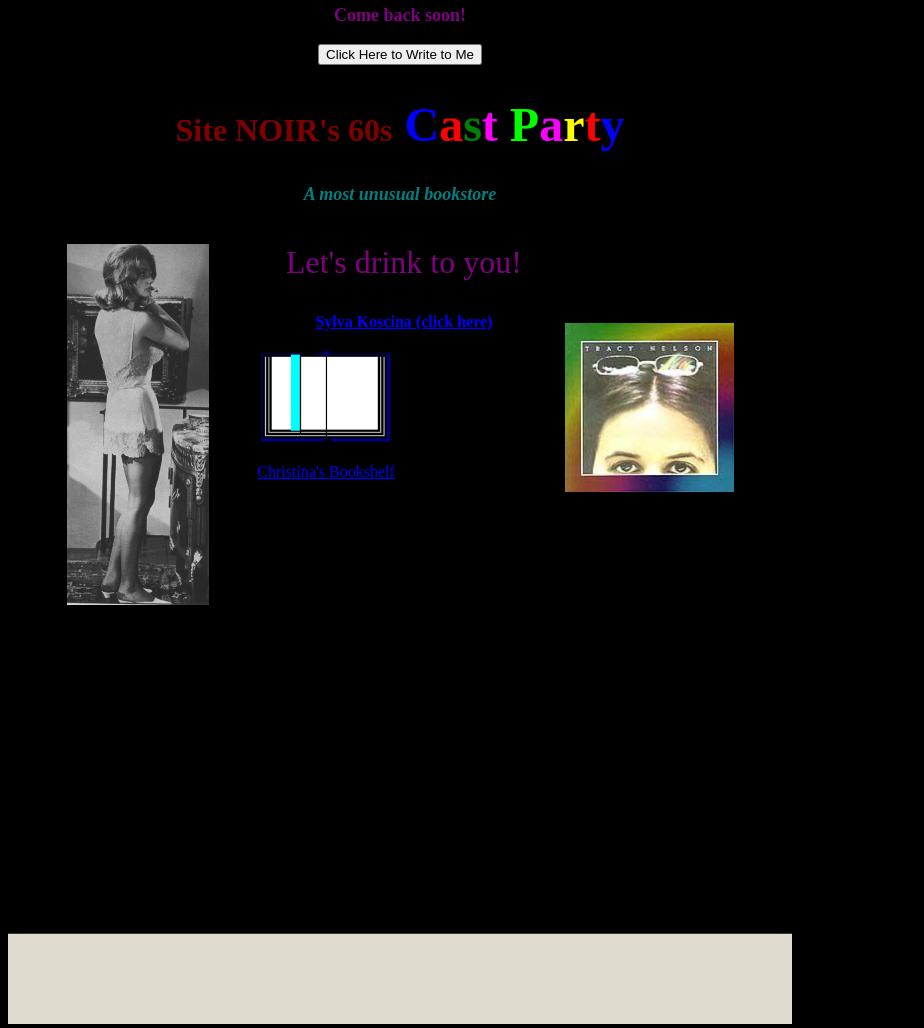  Describe the element at coordinates (562, 123) in the screenshot. I see `'r'` at that location.